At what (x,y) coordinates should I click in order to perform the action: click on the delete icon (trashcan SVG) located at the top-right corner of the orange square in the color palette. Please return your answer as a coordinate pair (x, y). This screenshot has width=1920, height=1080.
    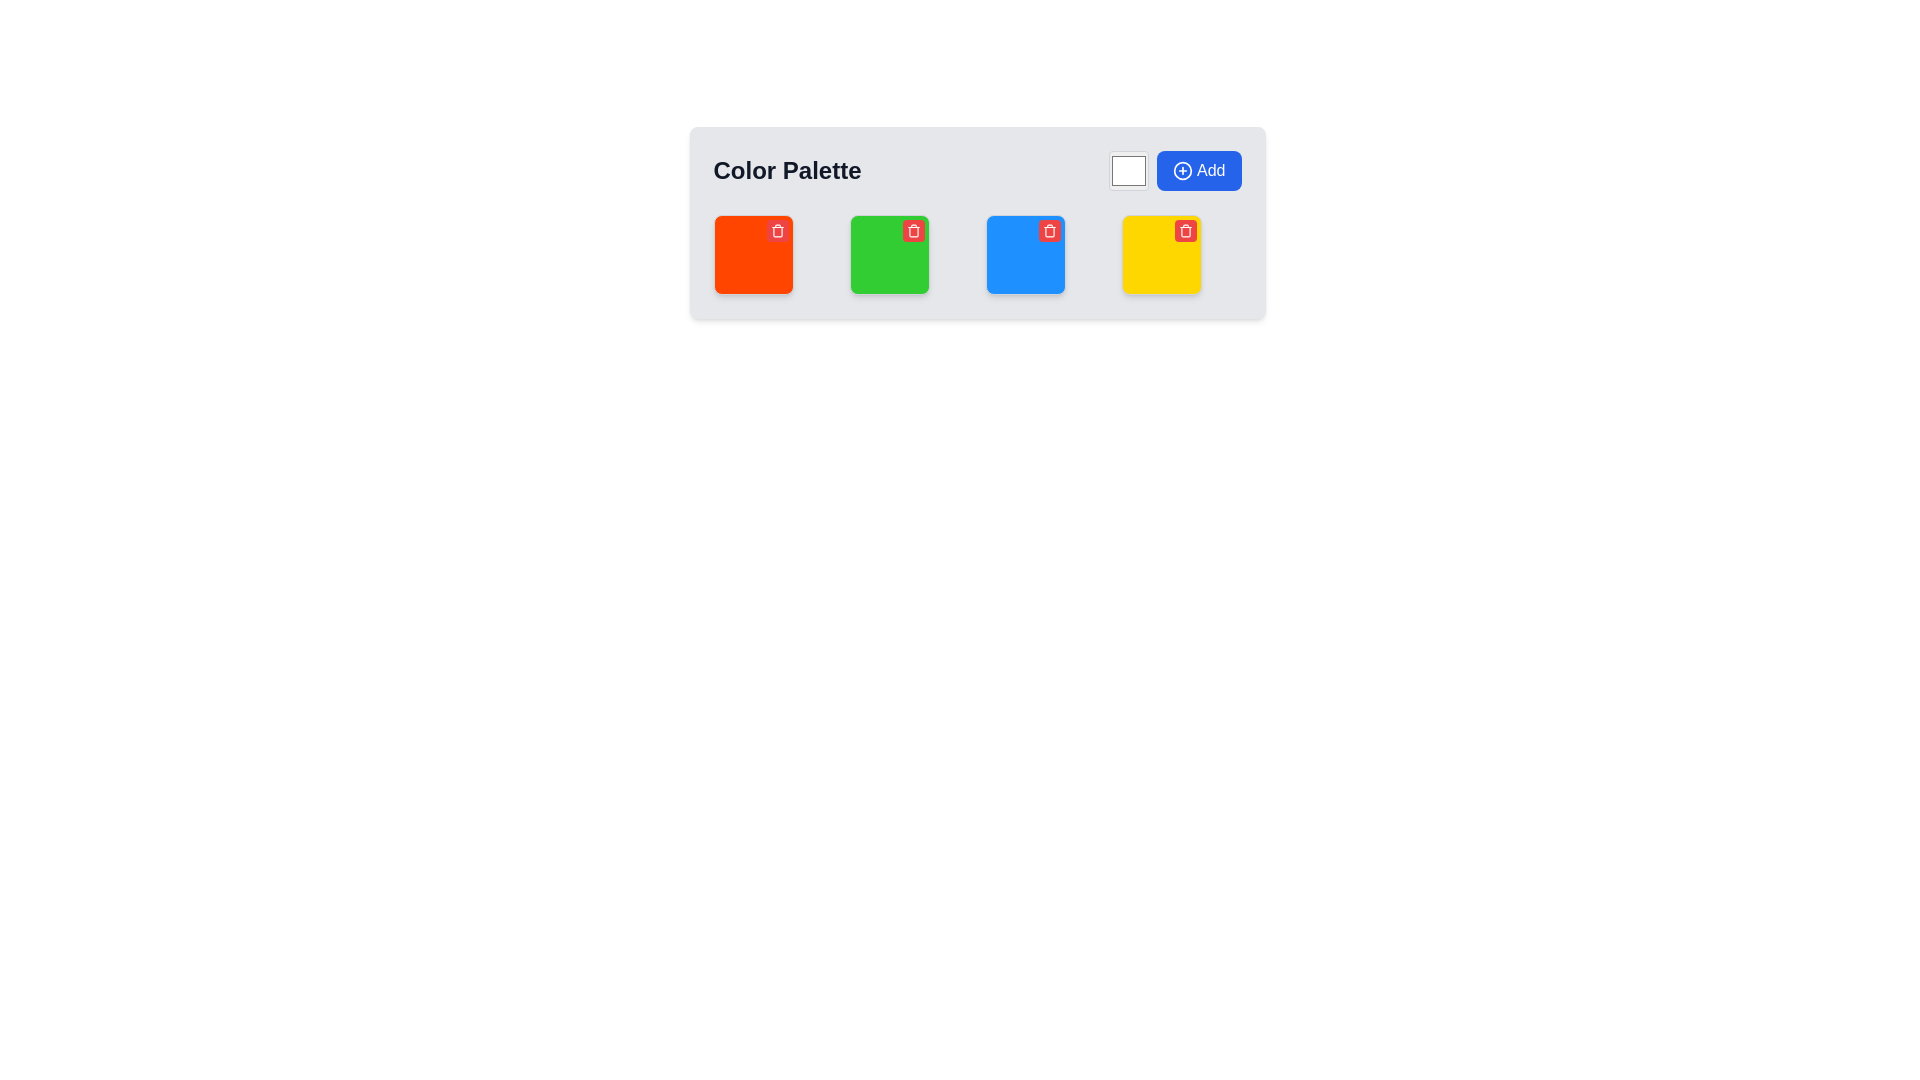
    Looking at the image, I should click on (776, 230).